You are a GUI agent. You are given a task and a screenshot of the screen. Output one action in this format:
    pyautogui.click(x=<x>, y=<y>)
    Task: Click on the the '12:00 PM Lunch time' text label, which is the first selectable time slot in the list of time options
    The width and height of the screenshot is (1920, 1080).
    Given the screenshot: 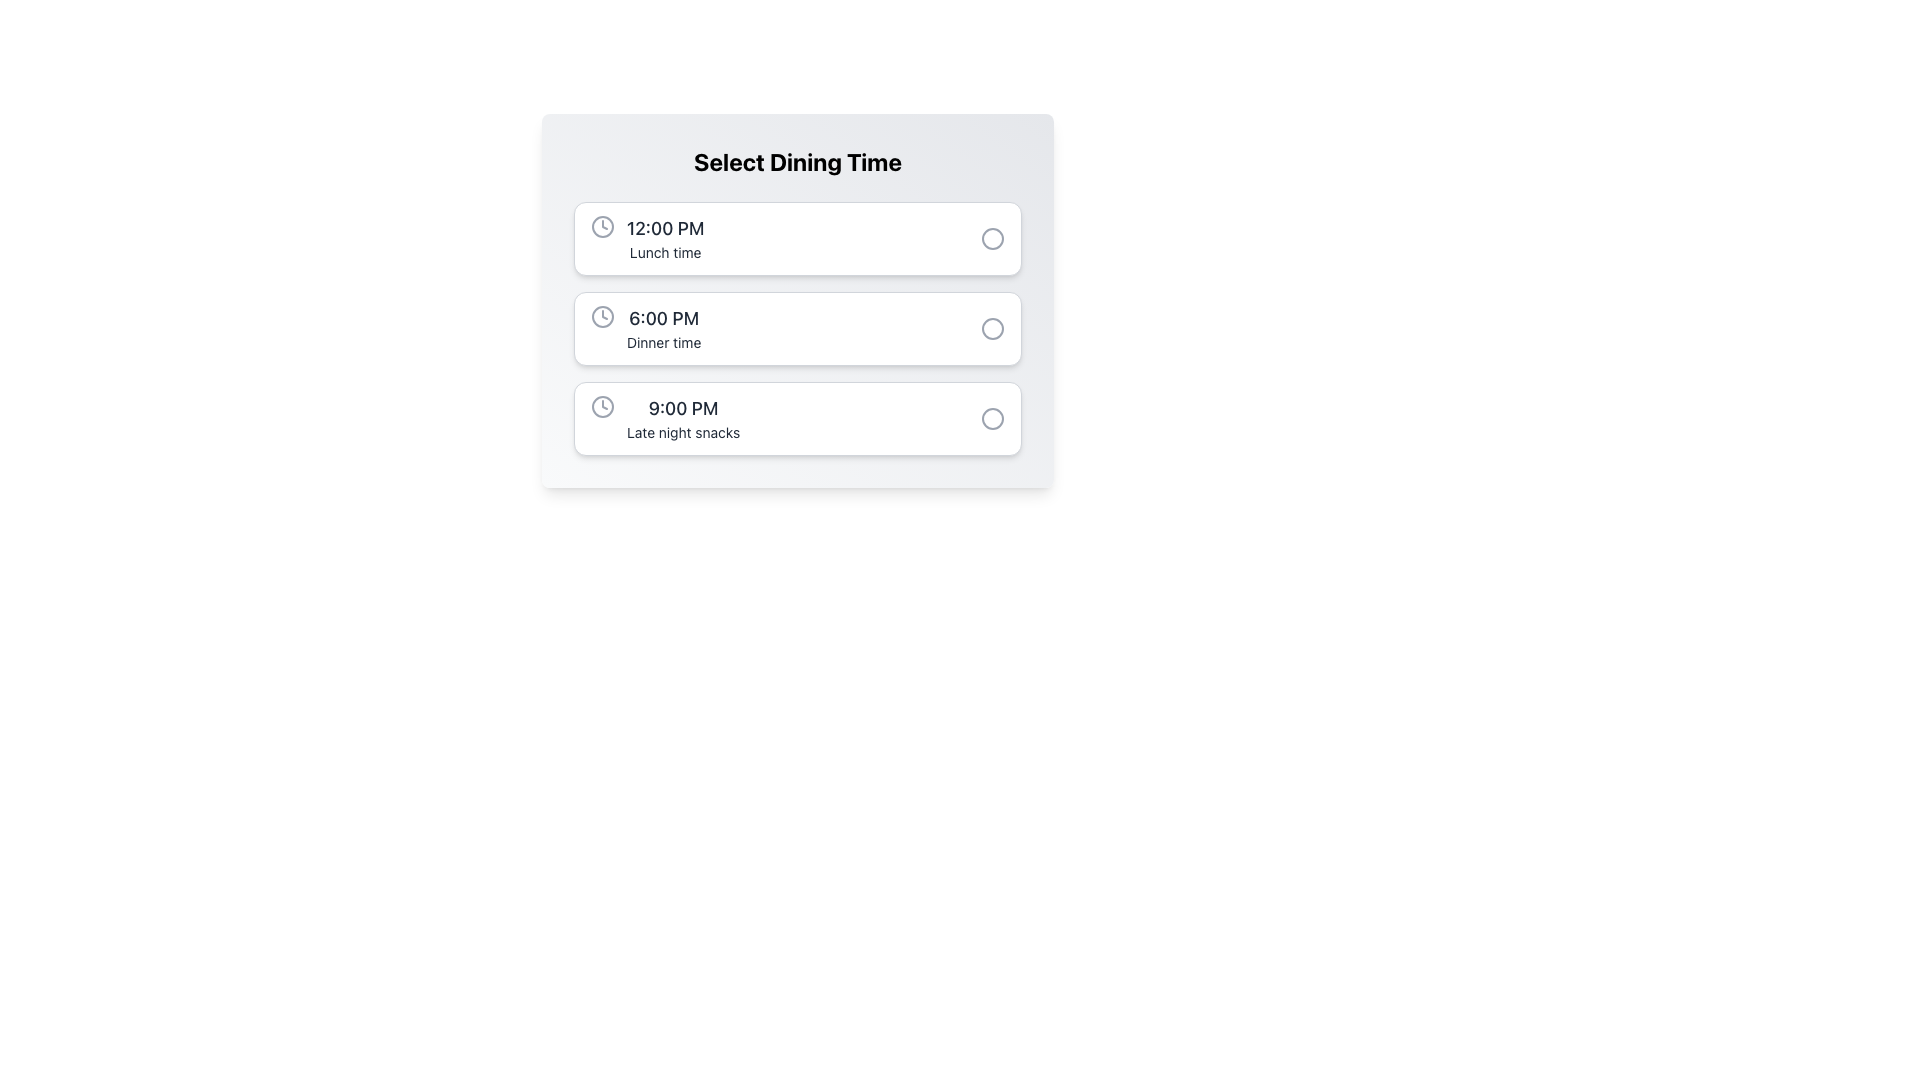 What is the action you would take?
    pyautogui.click(x=665, y=238)
    